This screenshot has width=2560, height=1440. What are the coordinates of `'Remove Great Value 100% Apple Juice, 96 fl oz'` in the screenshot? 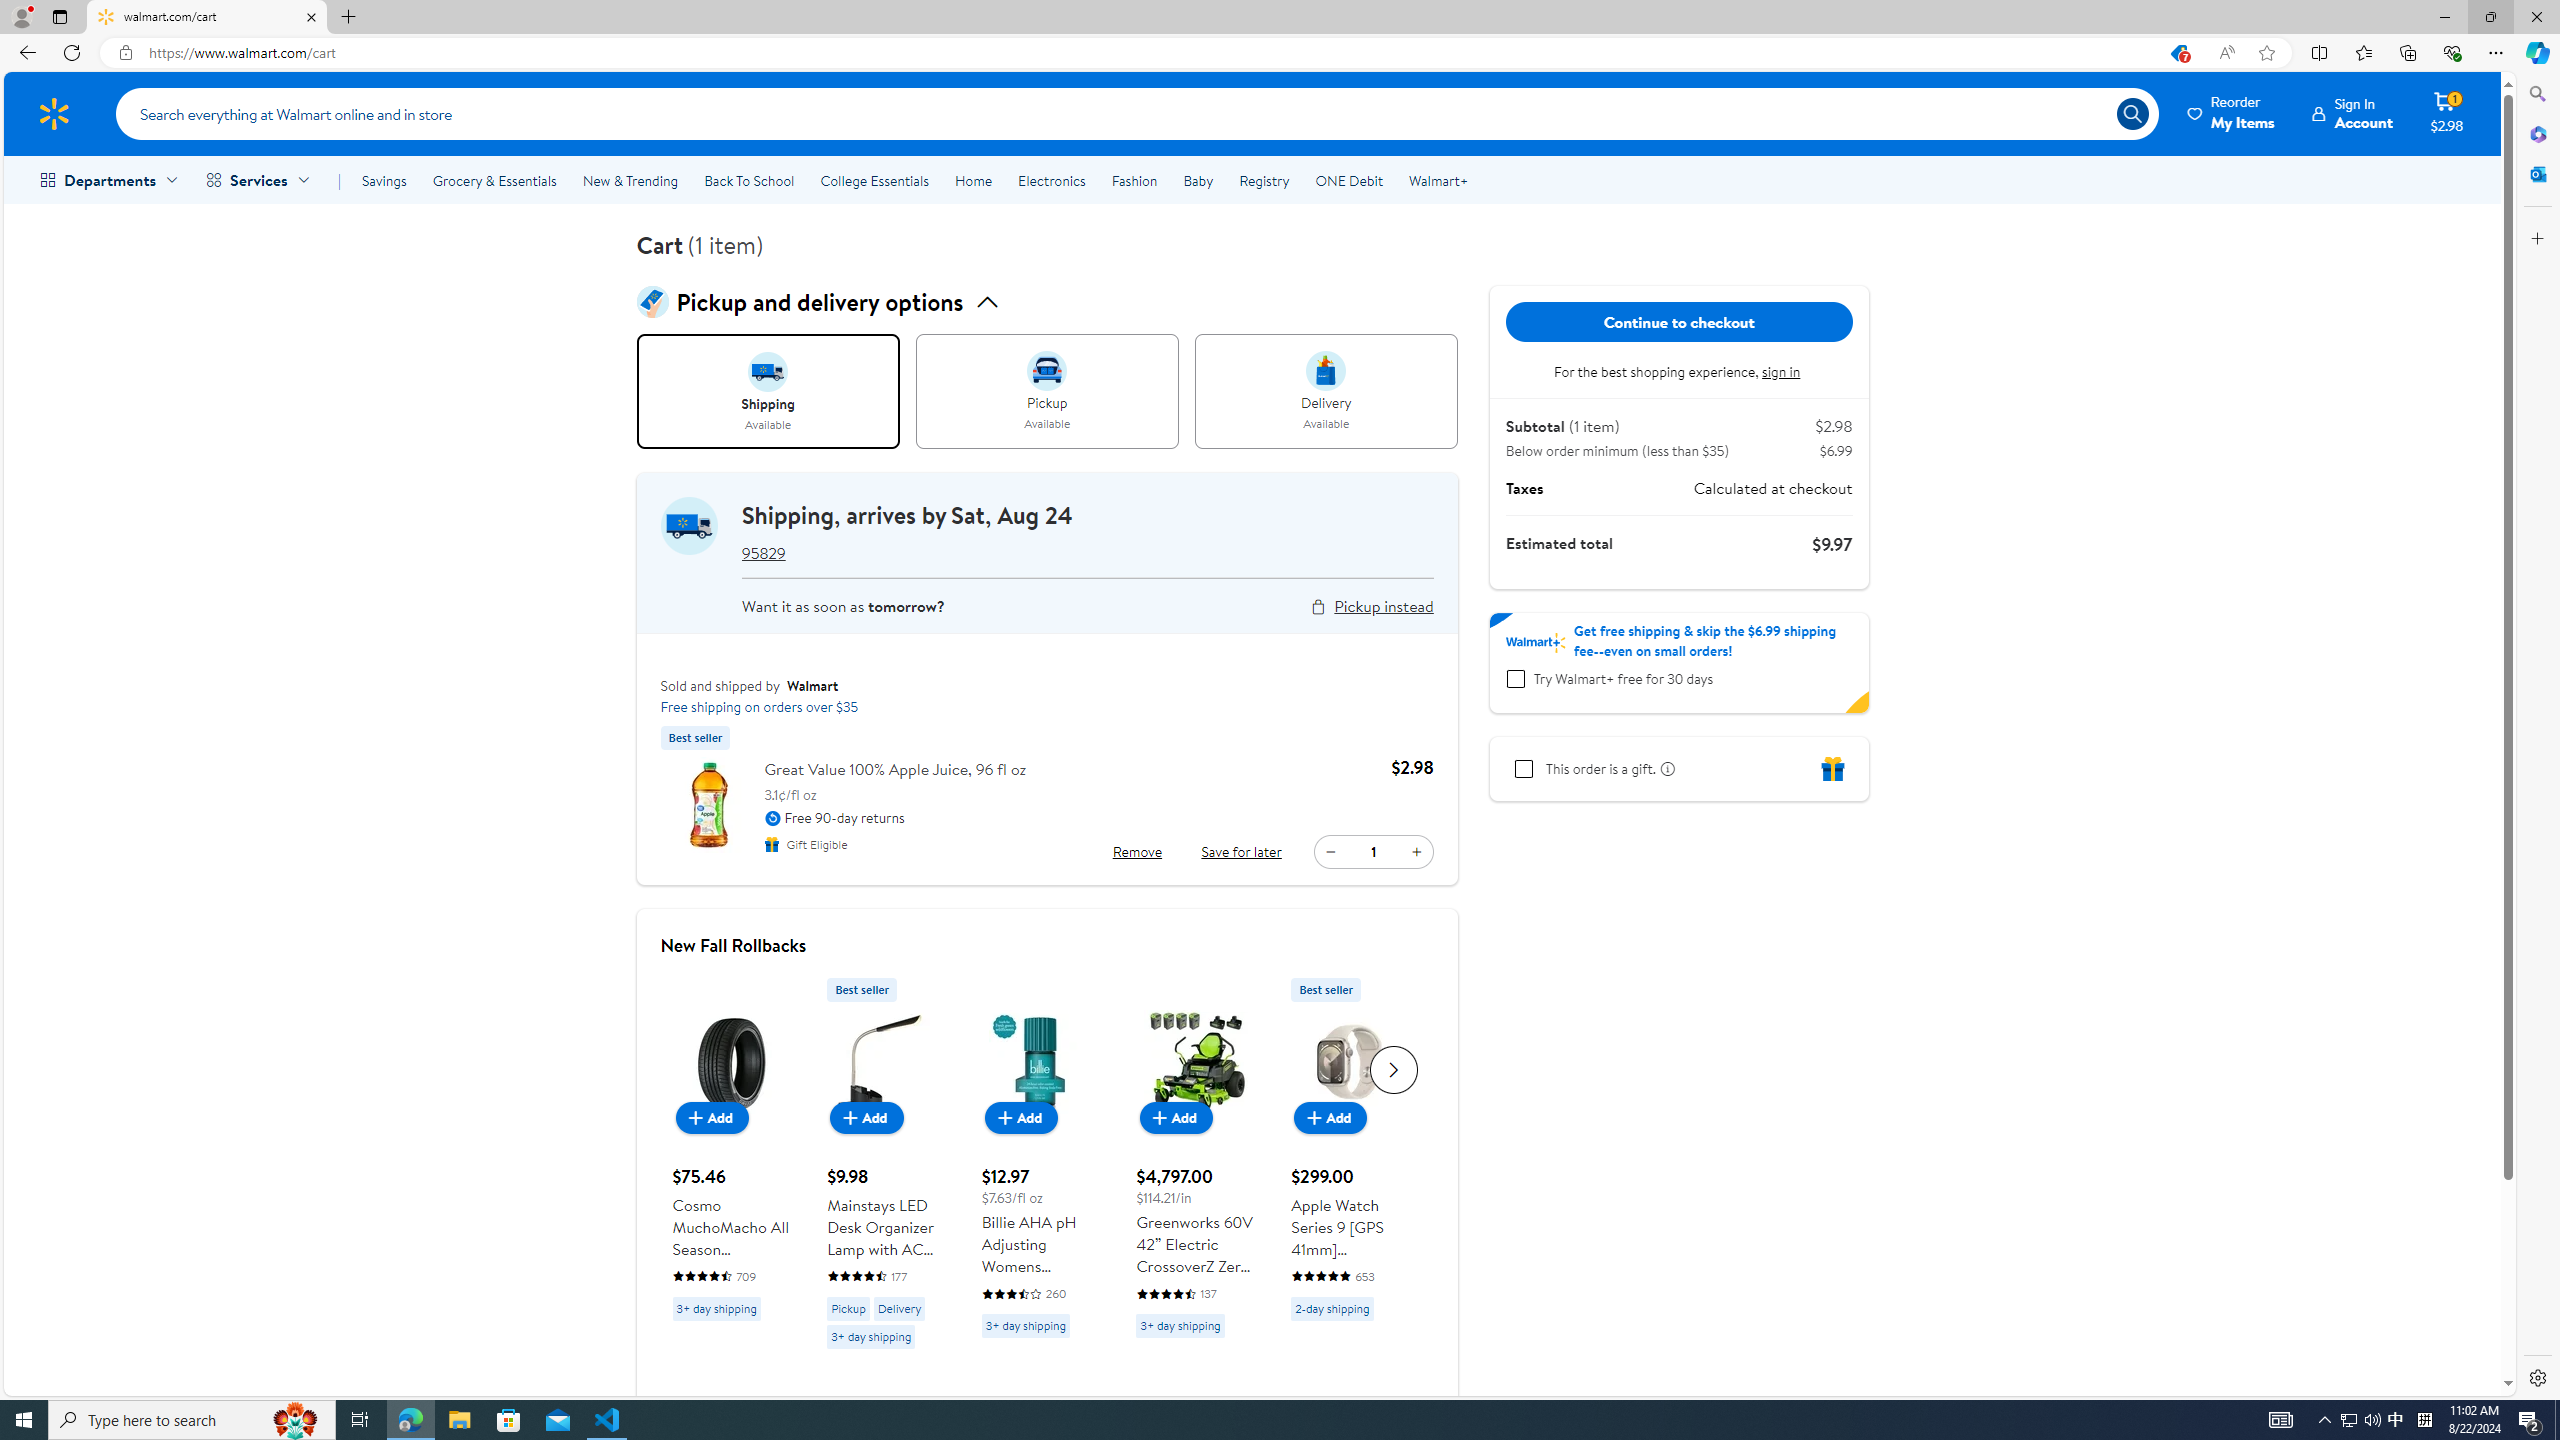 It's located at (1137, 850).